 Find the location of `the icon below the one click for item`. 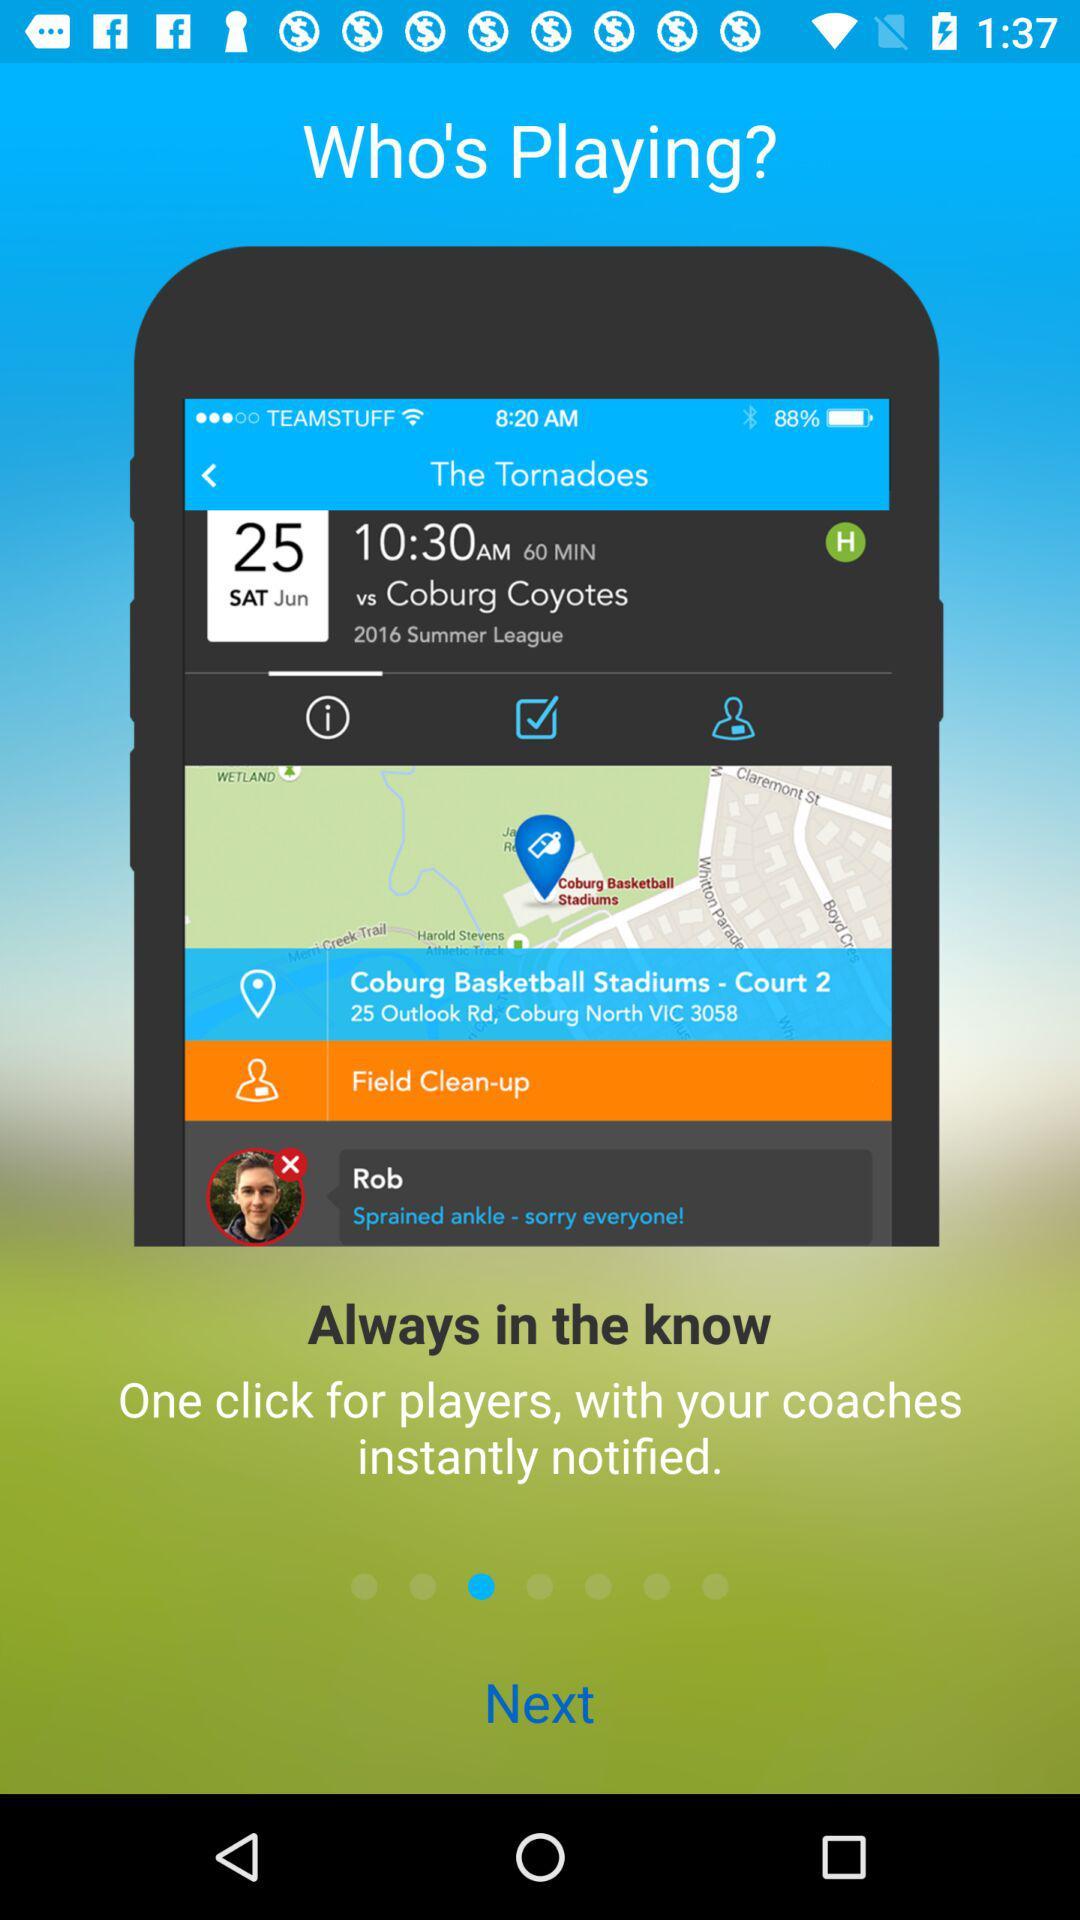

the icon below the one click for item is located at coordinates (364, 1585).